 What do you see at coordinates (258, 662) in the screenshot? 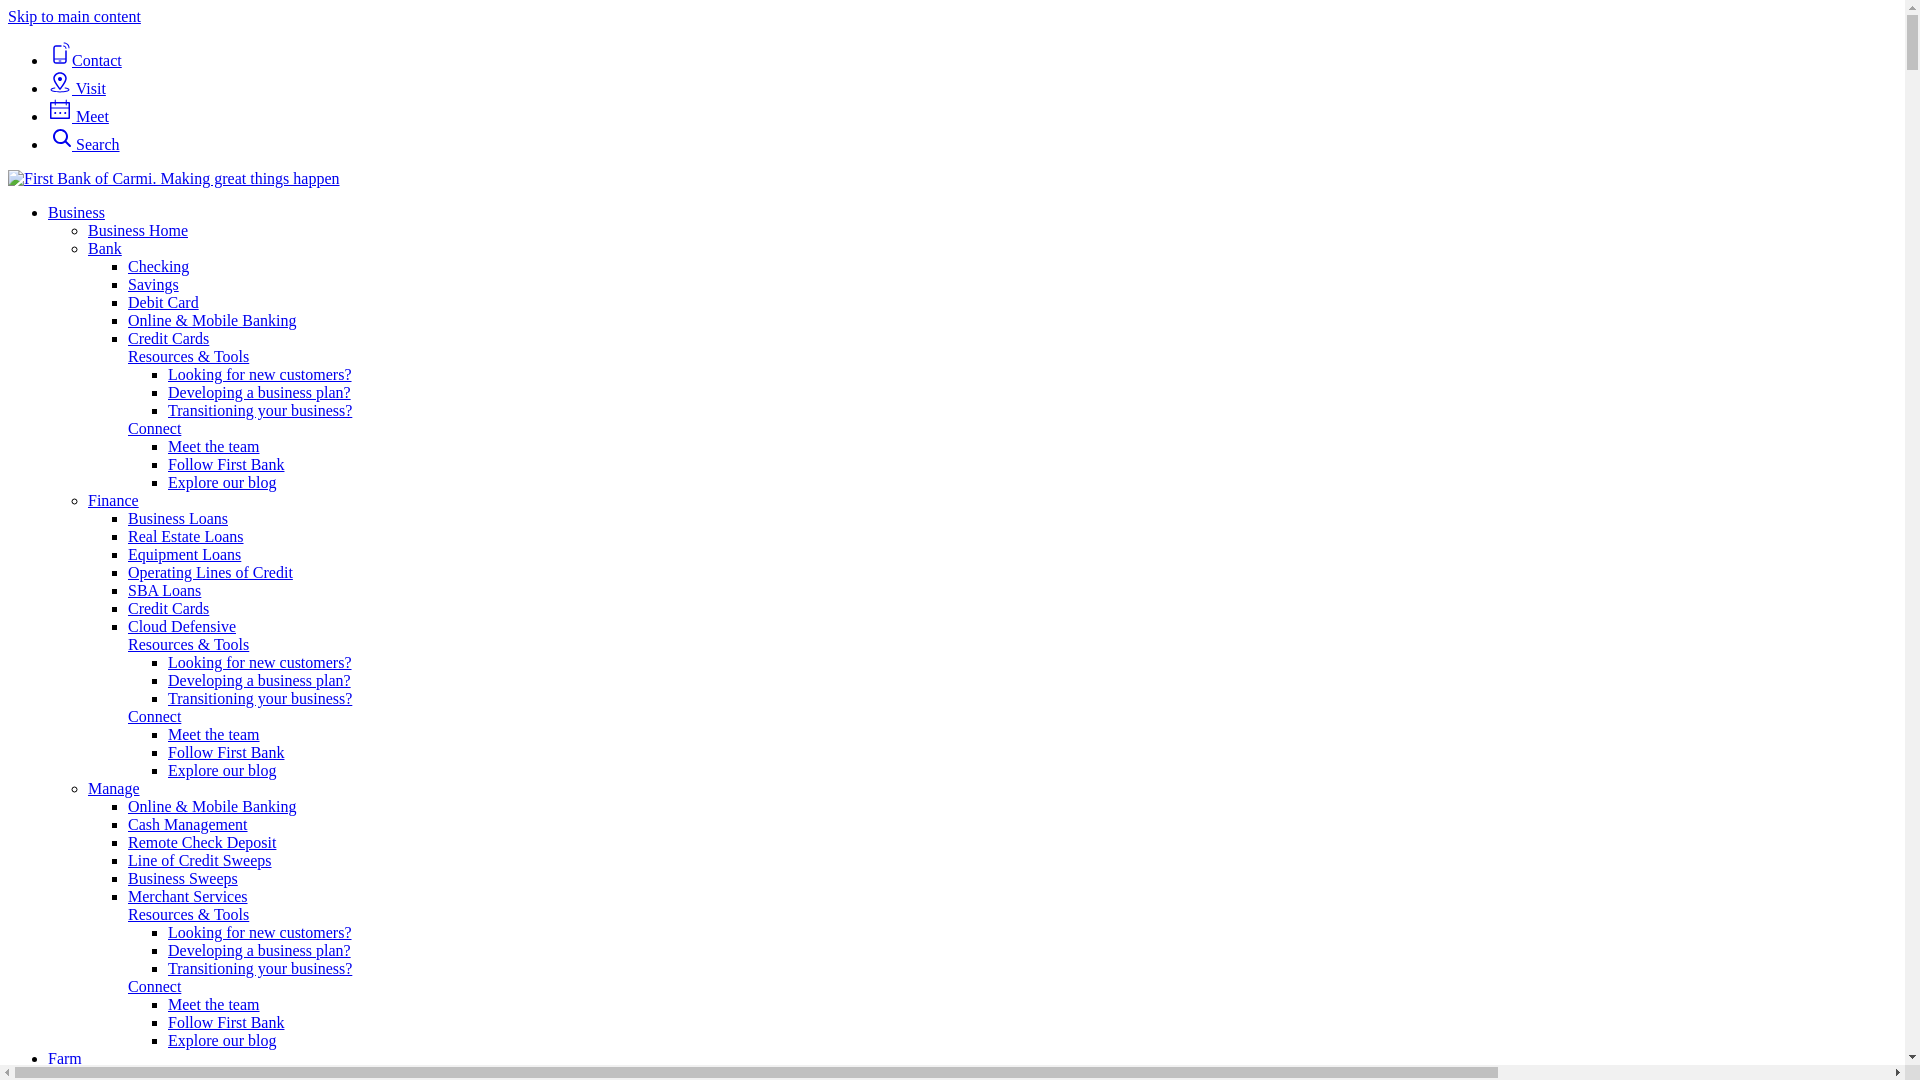
I see `'Looking for new customers?'` at bounding box center [258, 662].